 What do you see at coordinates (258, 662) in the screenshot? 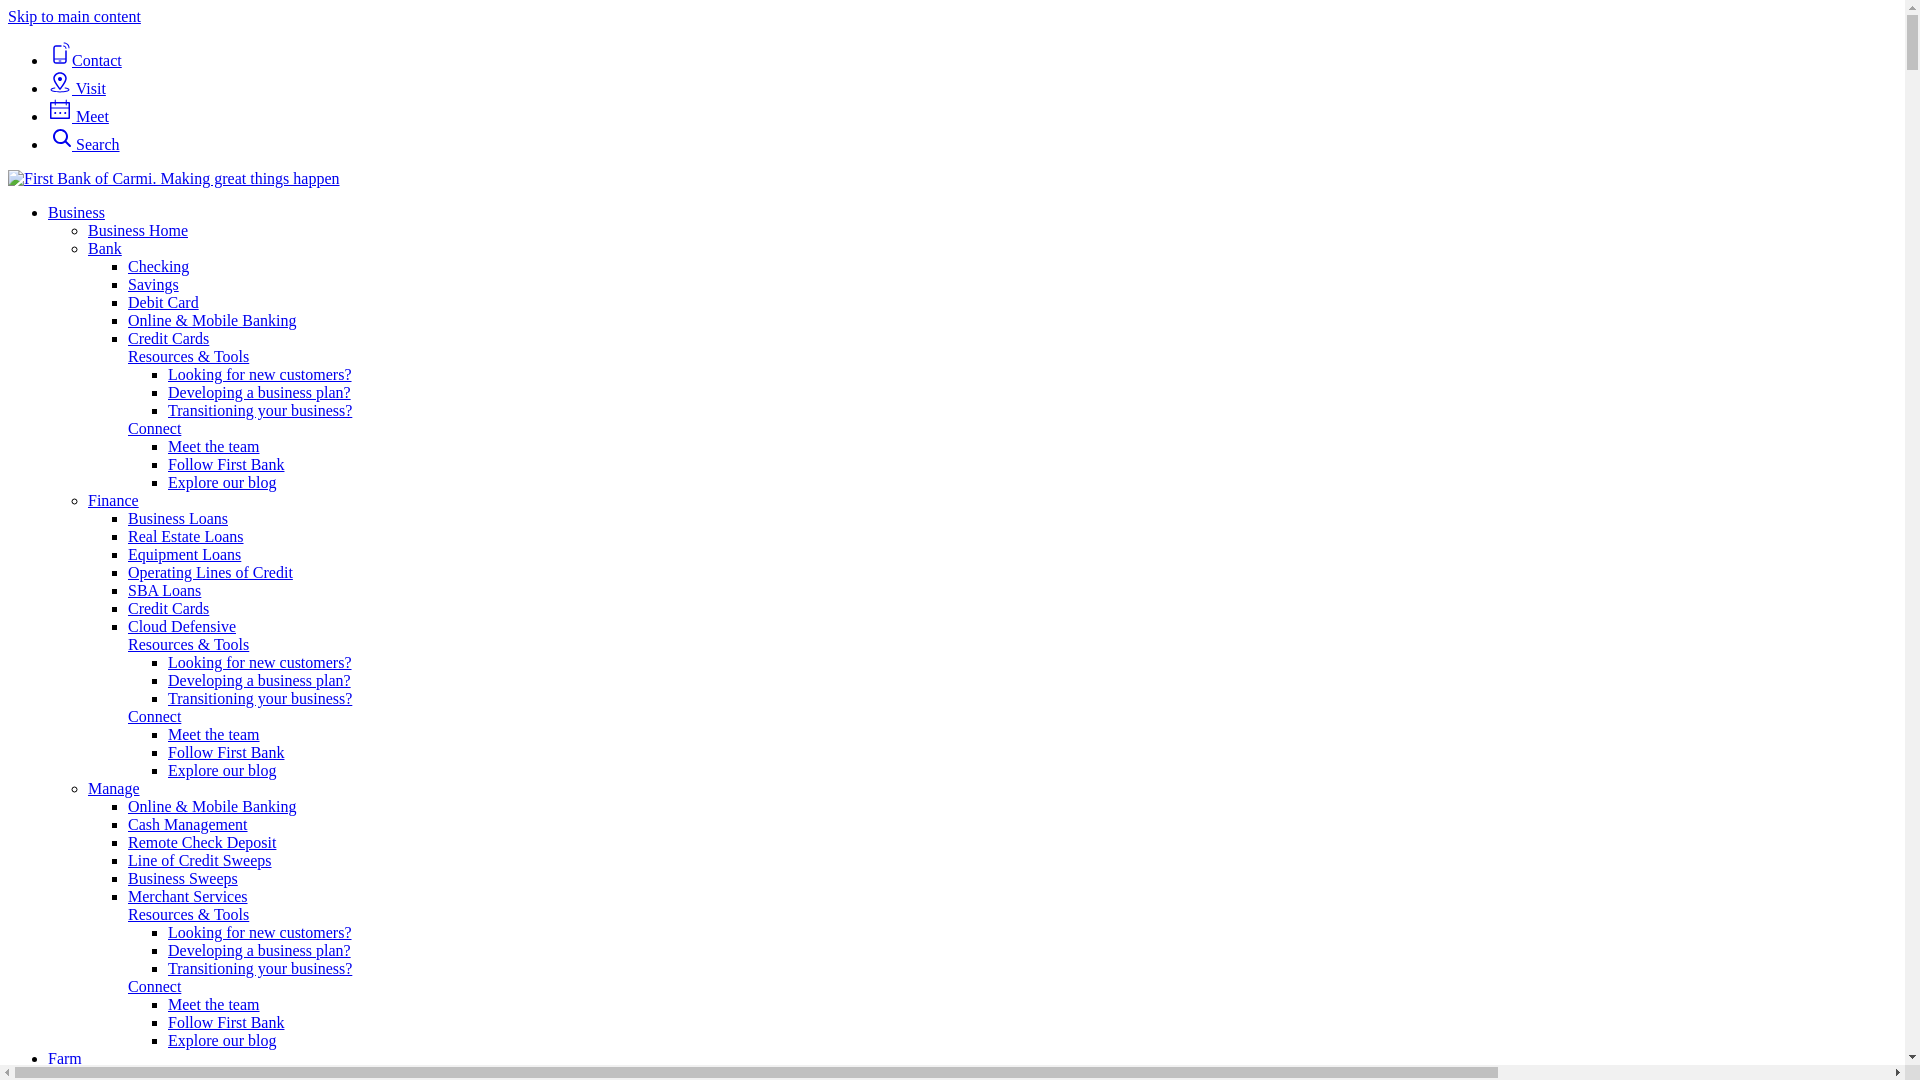
I see `'Looking for new customers?'` at bounding box center [258, 662].